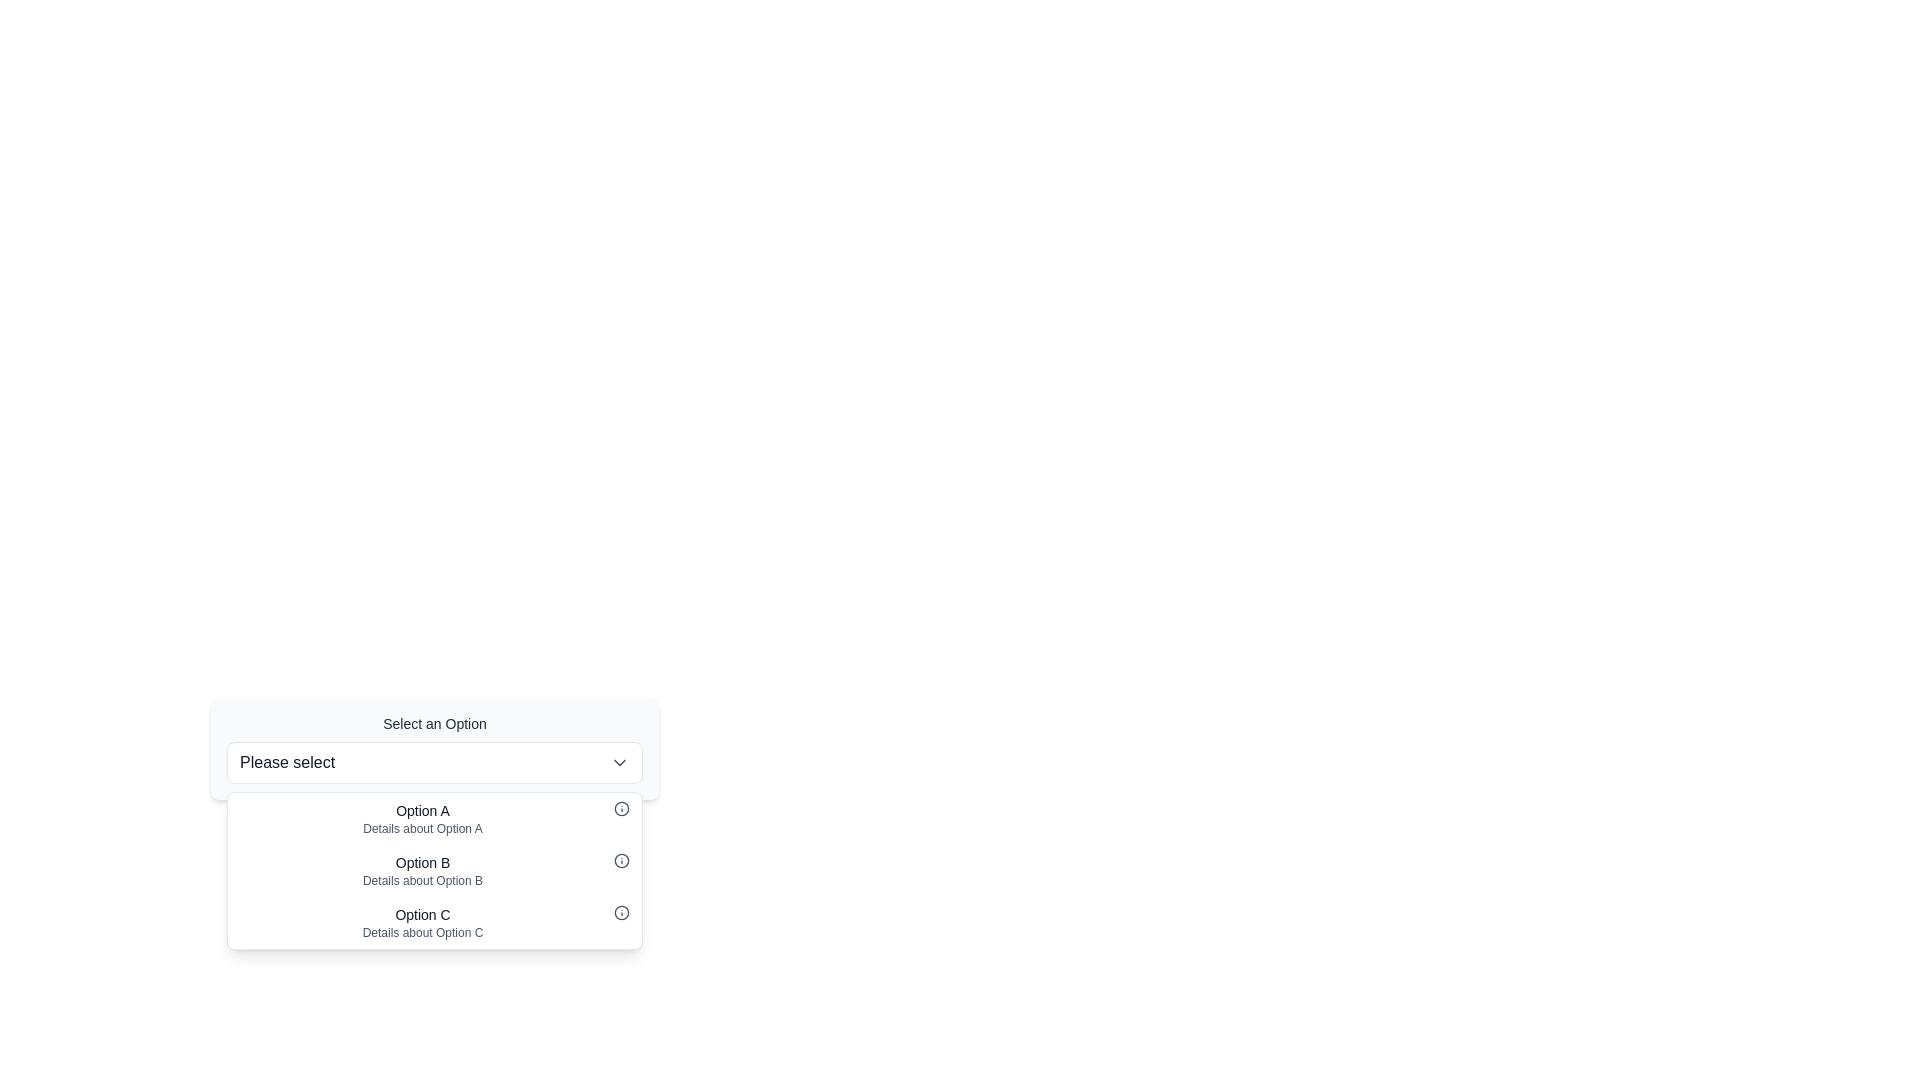  I want to click on the circular icon located in the third entry labeled 'Option C', so click(621, 913).